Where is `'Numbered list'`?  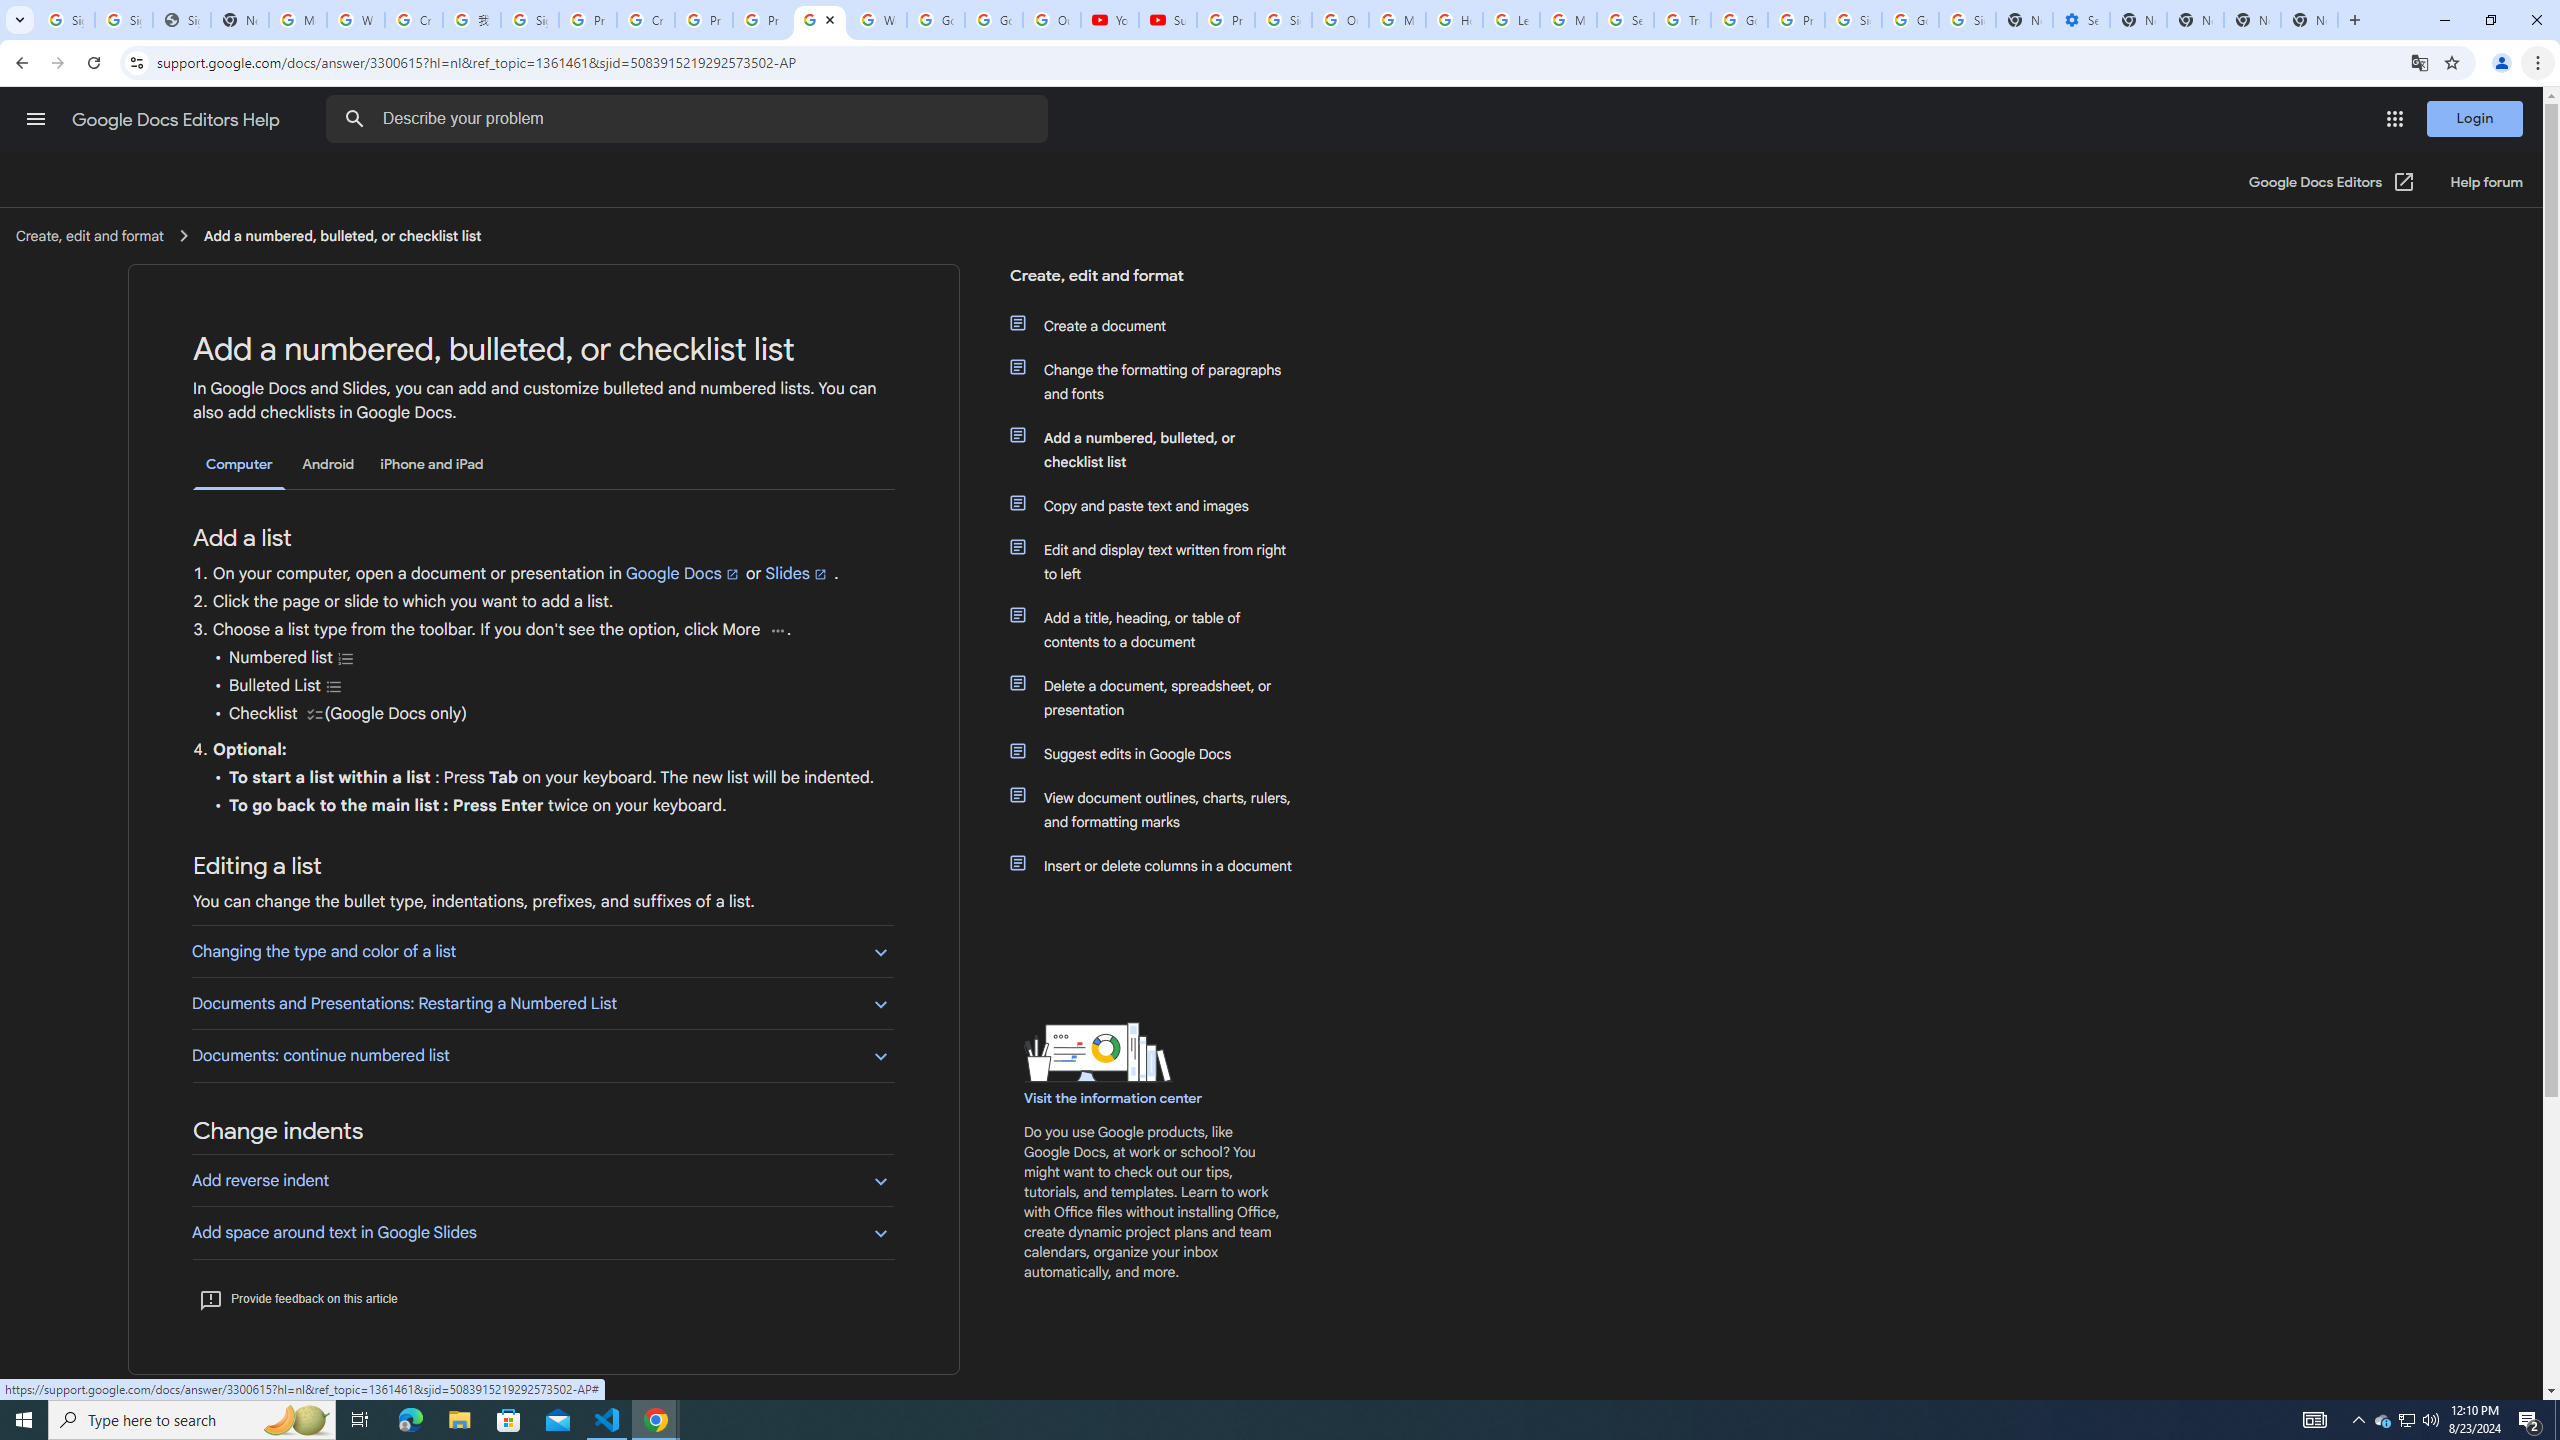
'Numbered list' is located at coordinates (346, 658).